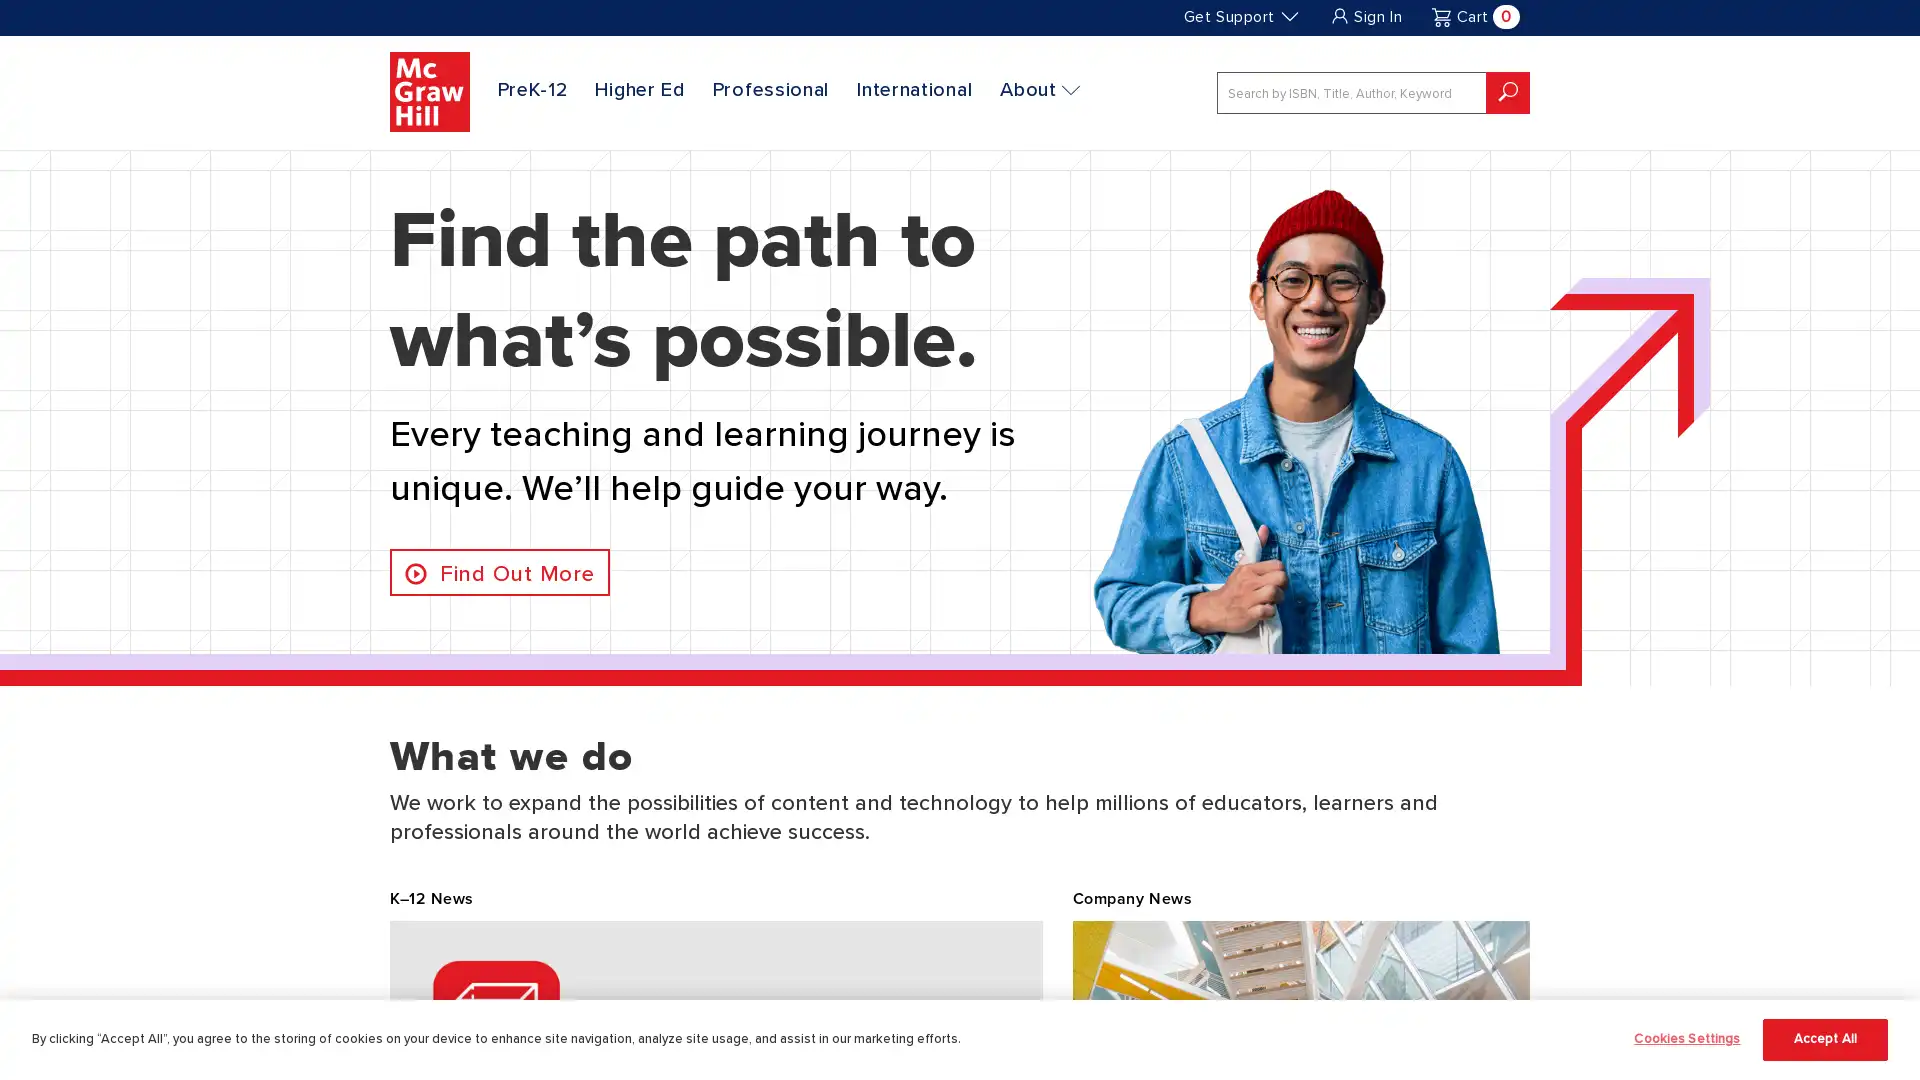  Describe the element at coordinates (1507, 92) in the screenshot. I see `submit` at that location.